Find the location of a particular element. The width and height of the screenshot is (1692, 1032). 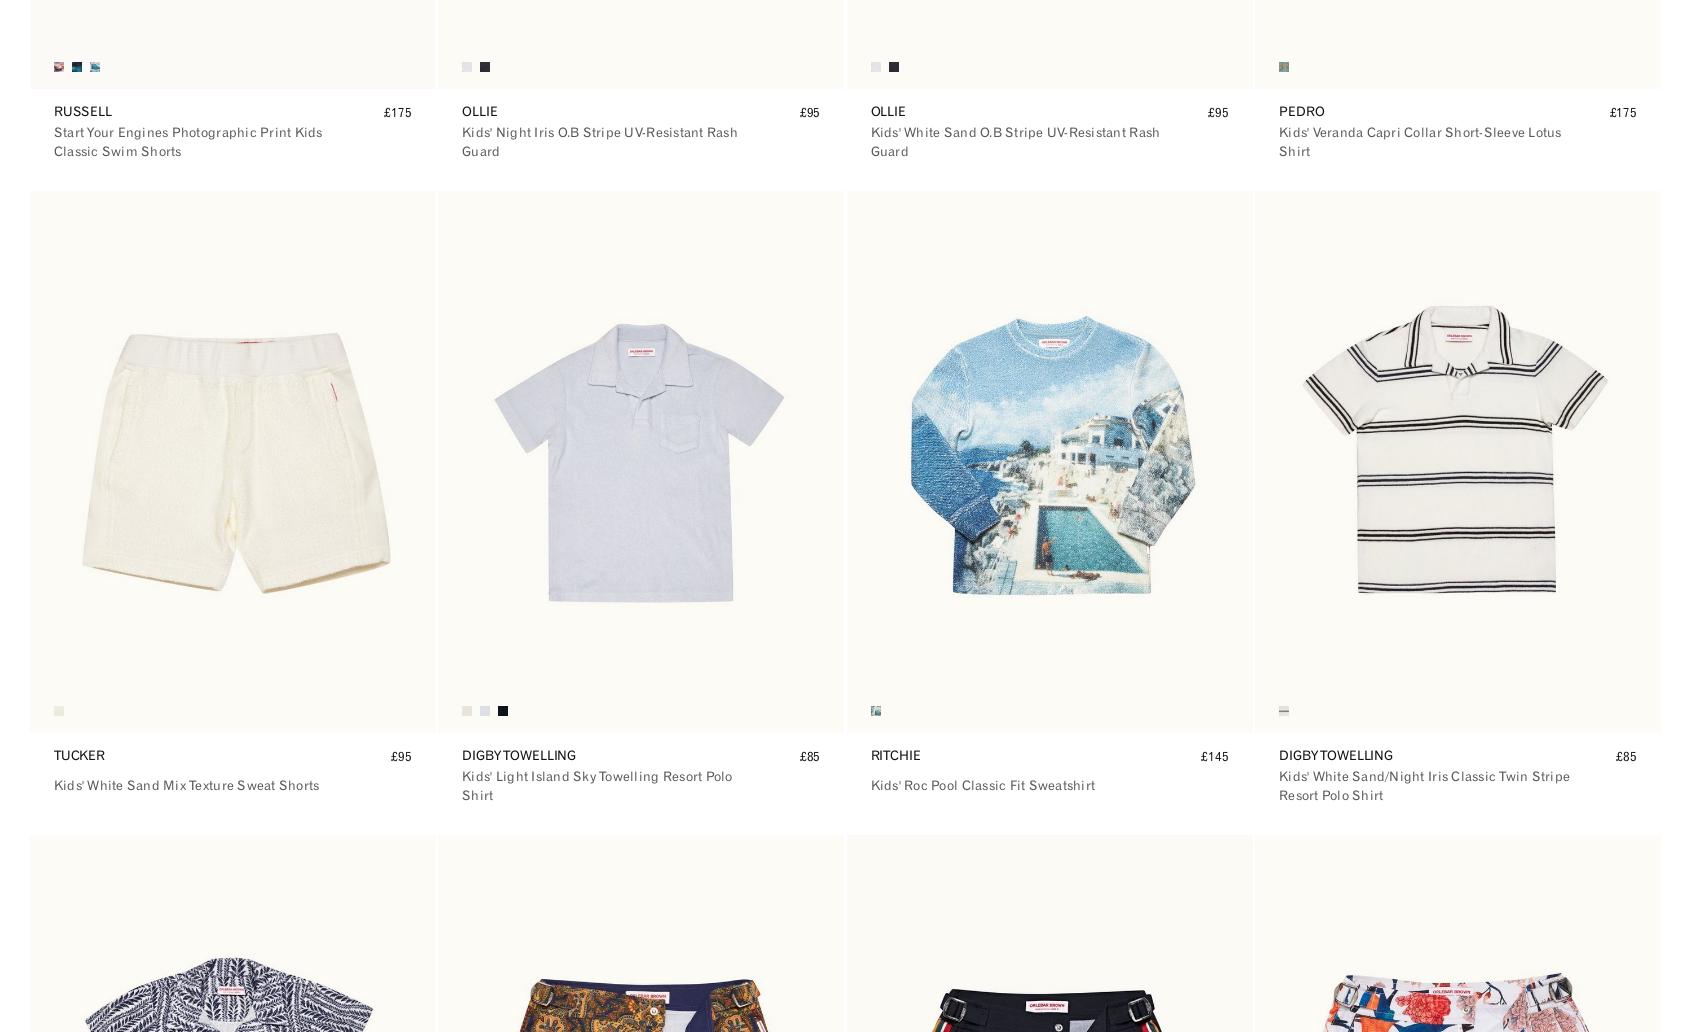

'£145' is located at coordinates (1214, 754).